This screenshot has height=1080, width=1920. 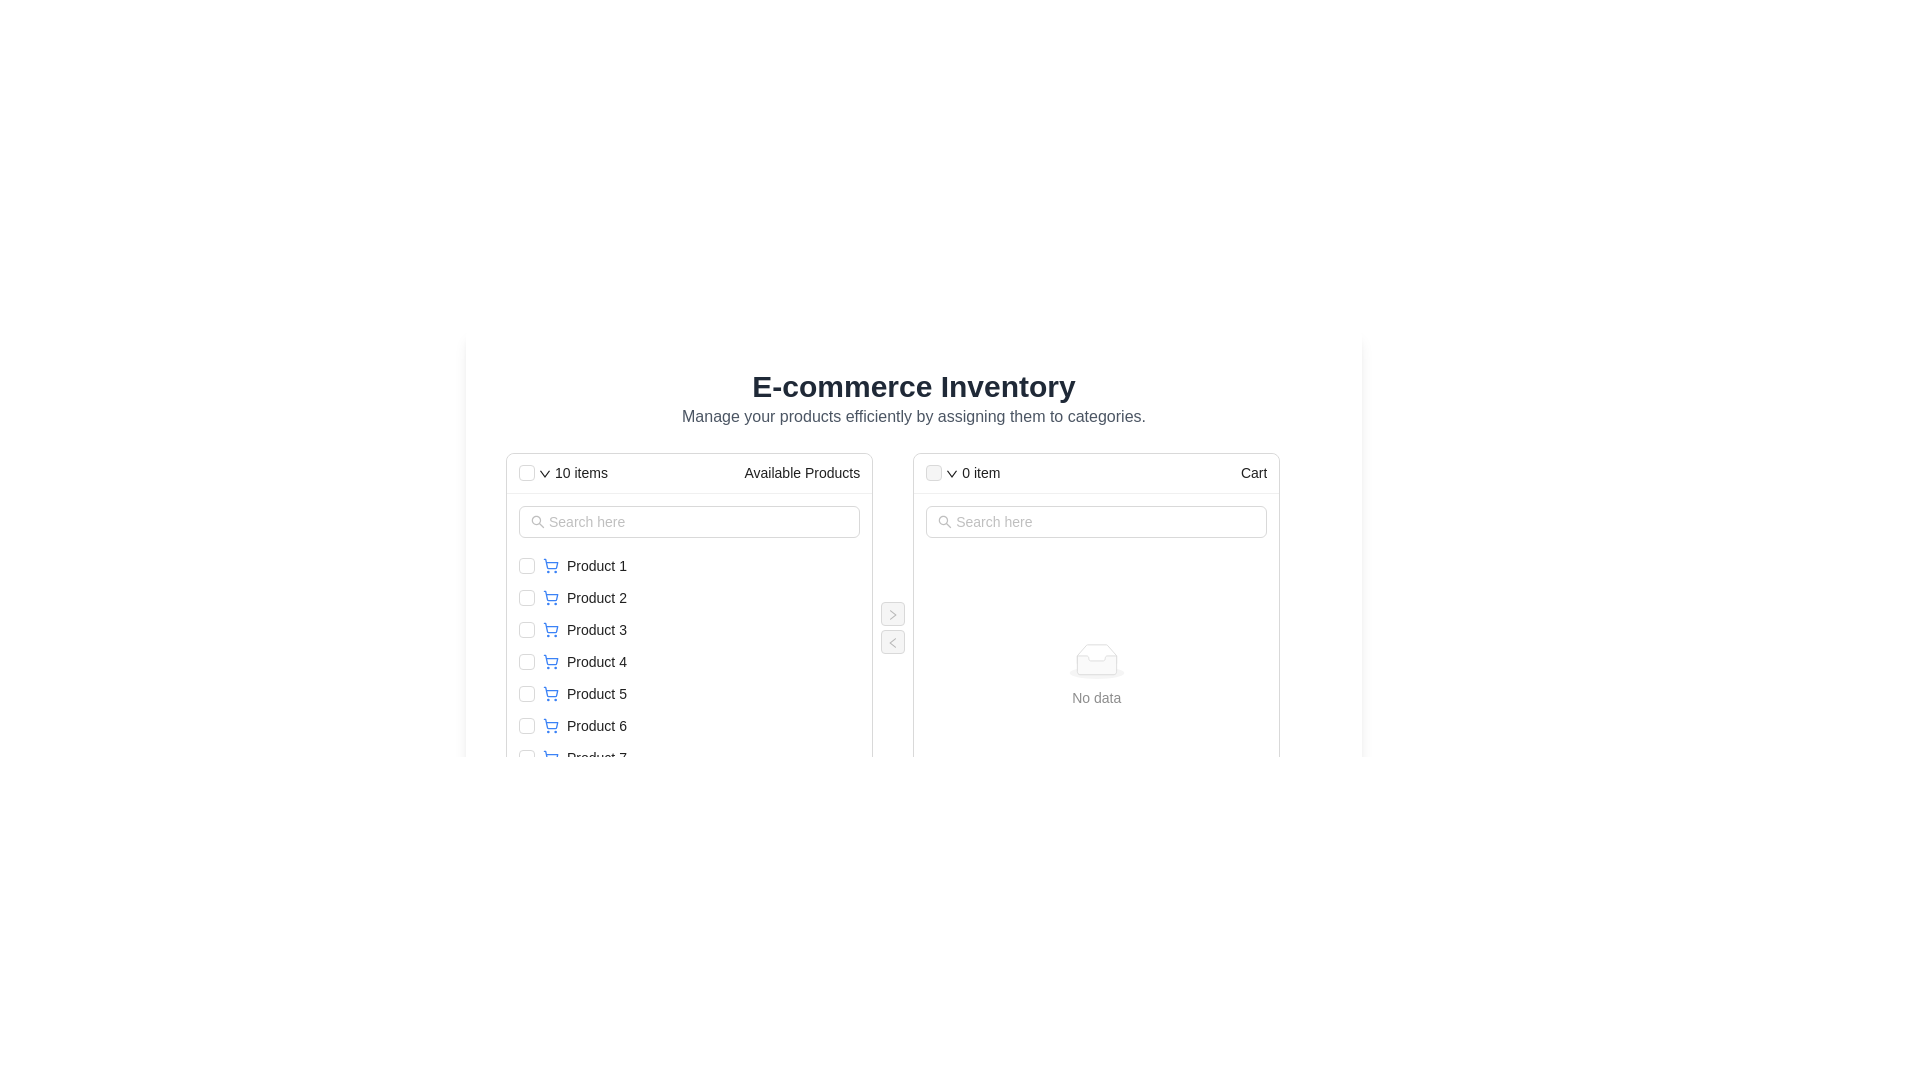 I want to click on the text label representing the first product in the 'Available Products' column to focus on the product name, so click(x=595, y=566).